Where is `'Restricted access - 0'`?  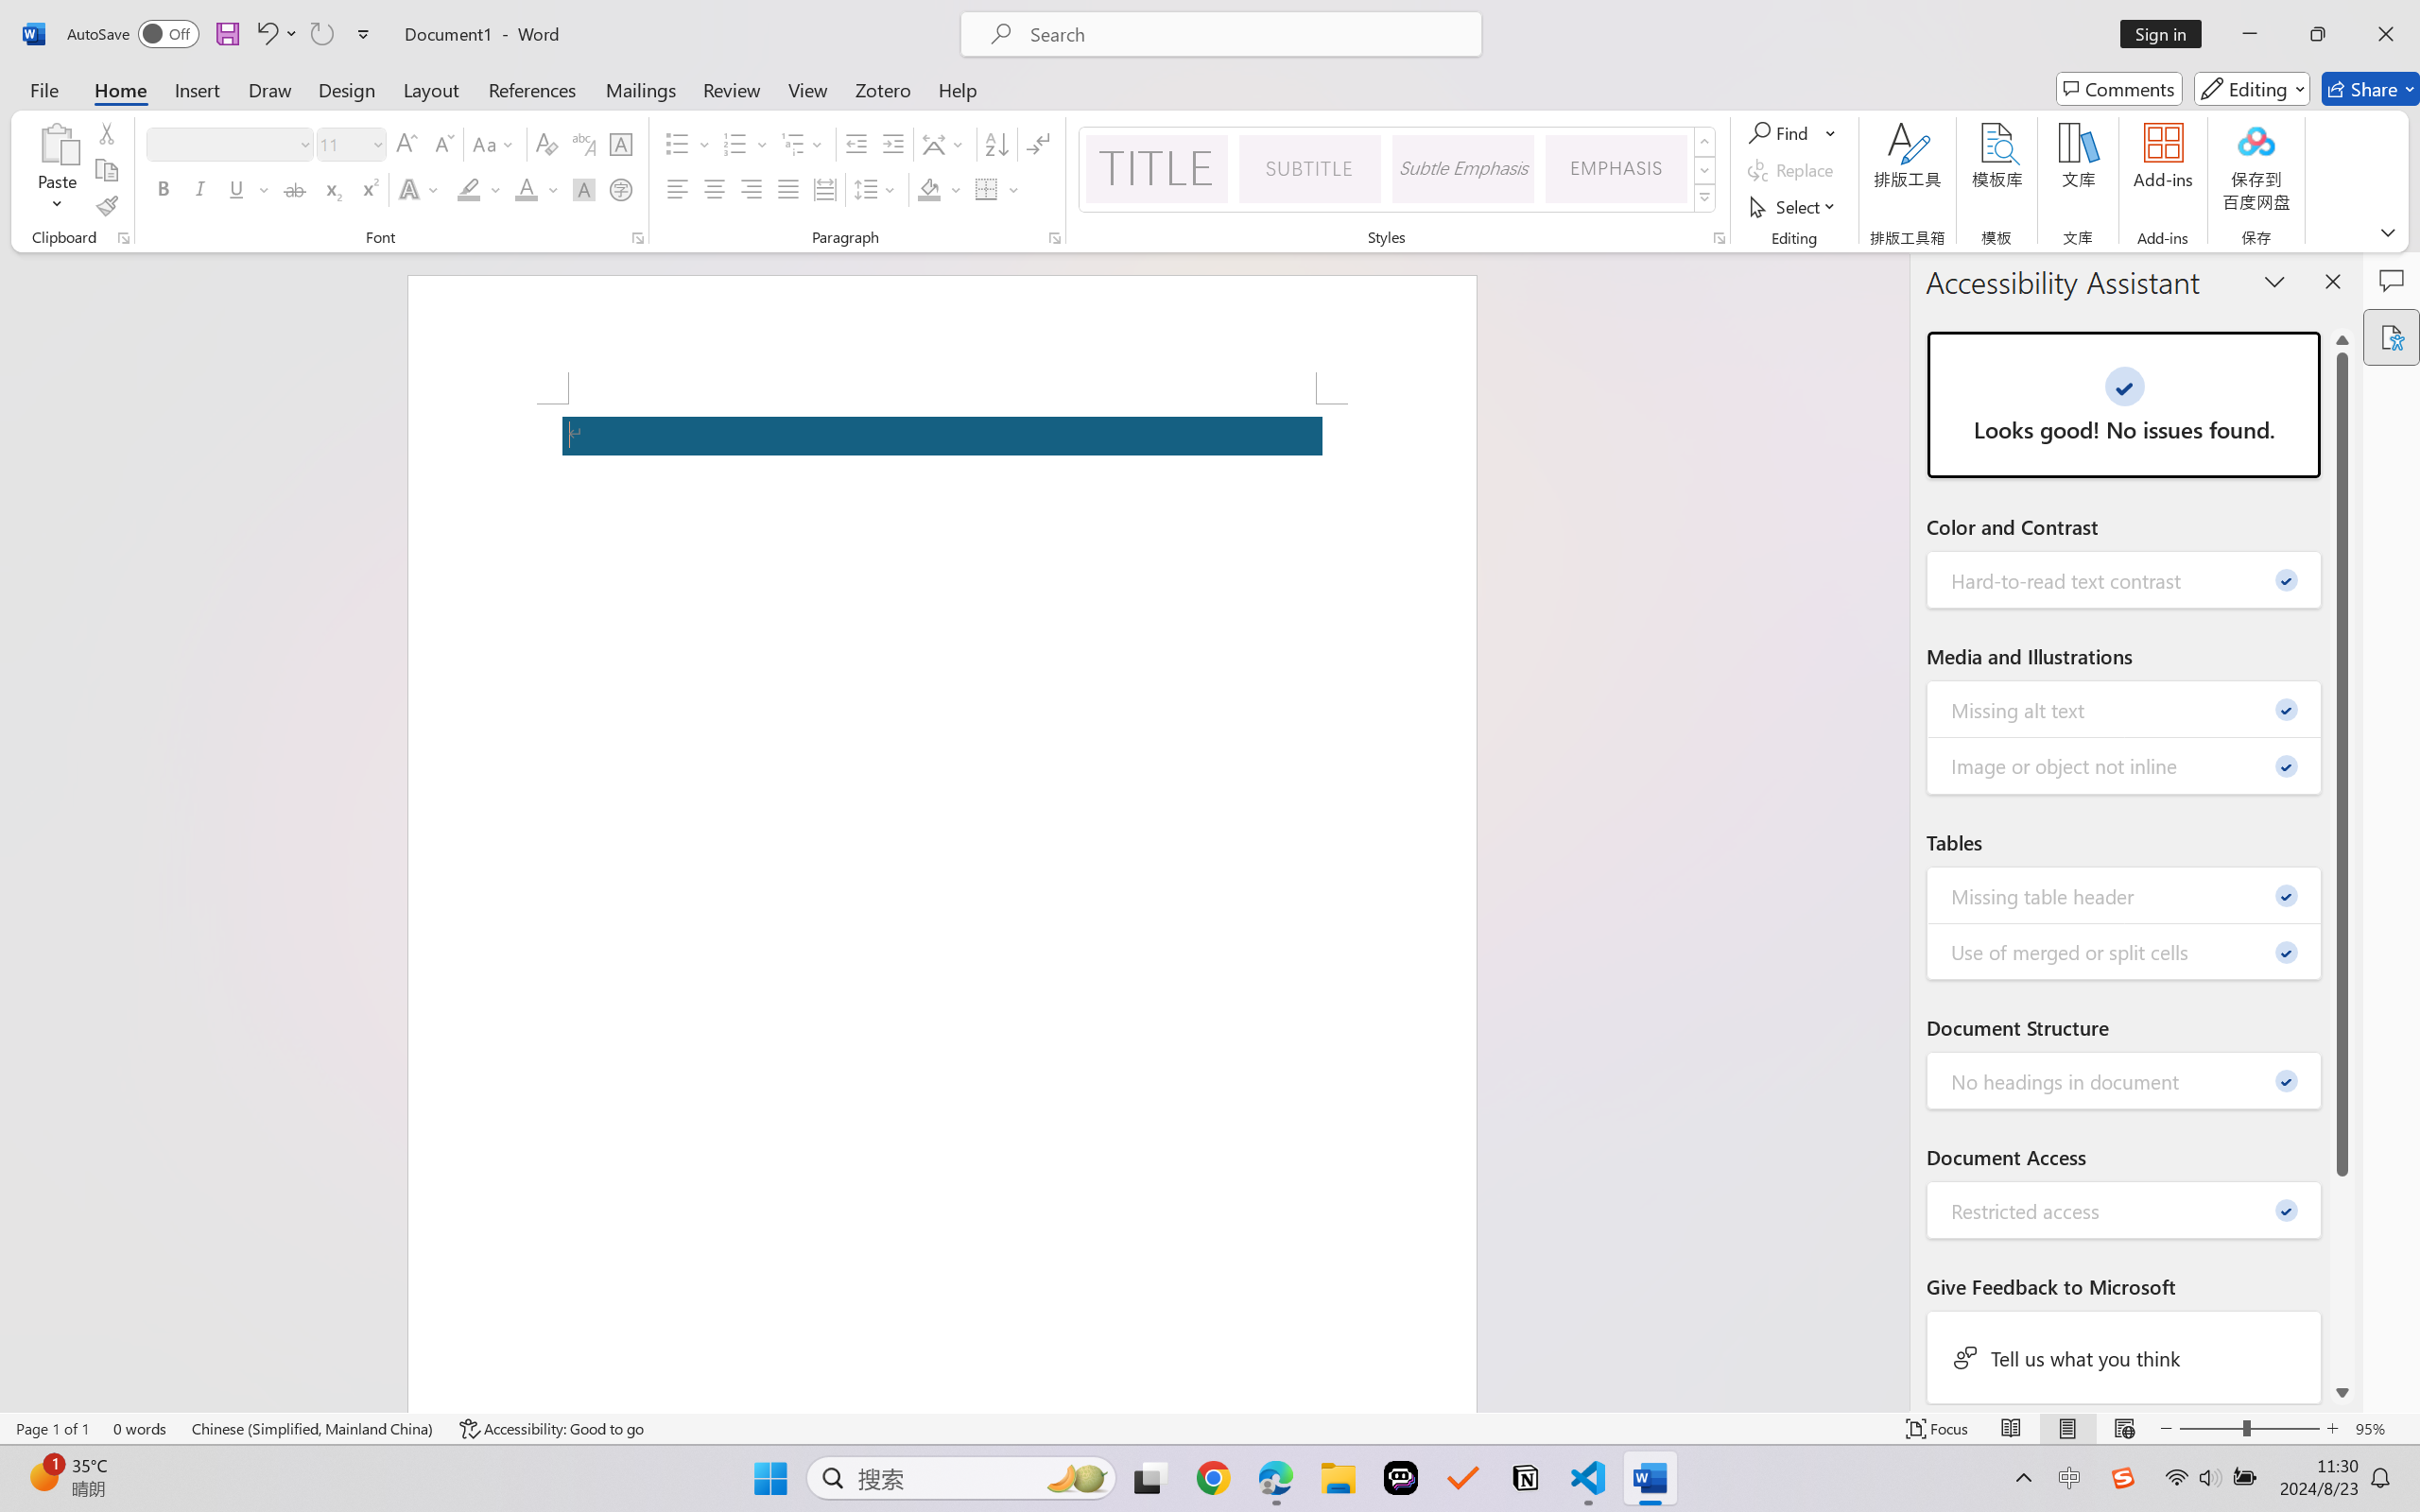
'Restricted access - 0' is located at coordinates (2123, 1209).